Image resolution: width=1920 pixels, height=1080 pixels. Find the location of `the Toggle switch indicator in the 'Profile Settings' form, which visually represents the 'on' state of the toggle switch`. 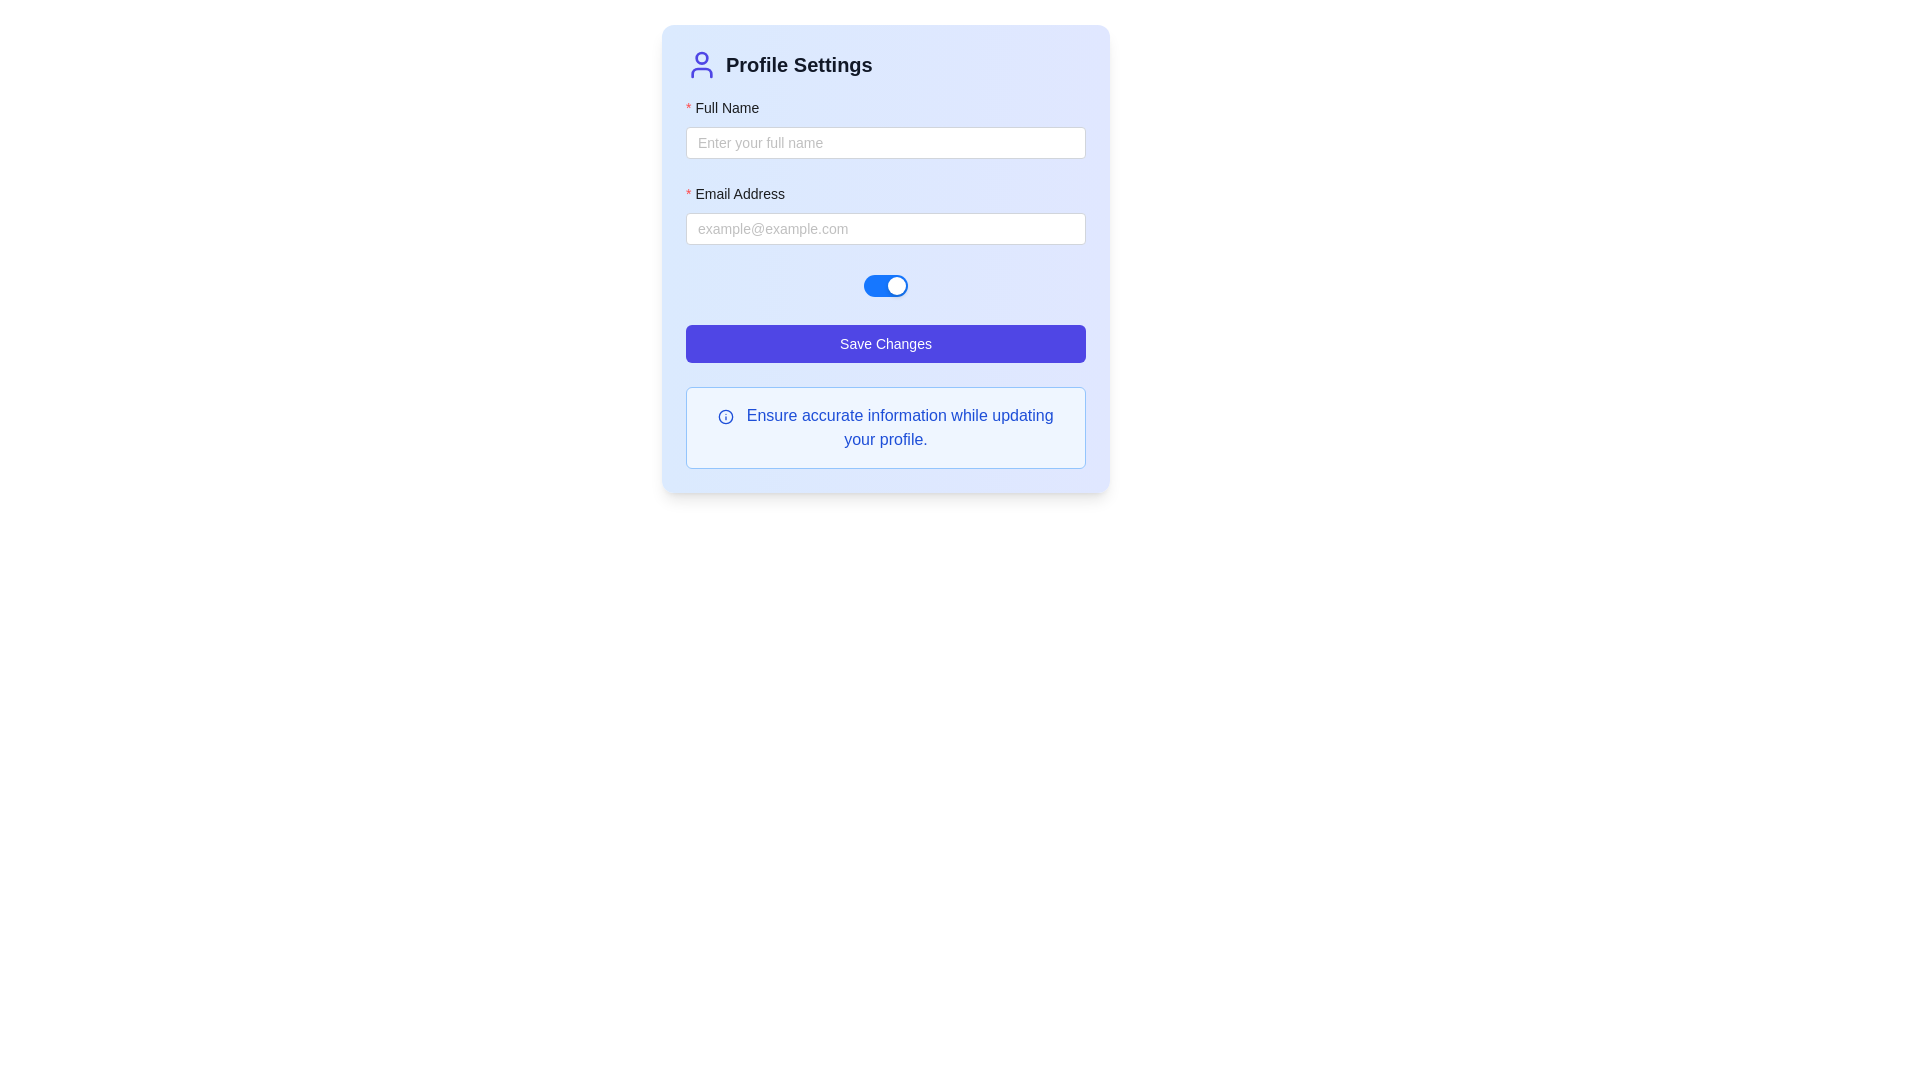

the Toggle switch indicator in the 'Profile Settings' form, which visually represents the 'on' state of the toggle switch is located at coordinates (878, 285).